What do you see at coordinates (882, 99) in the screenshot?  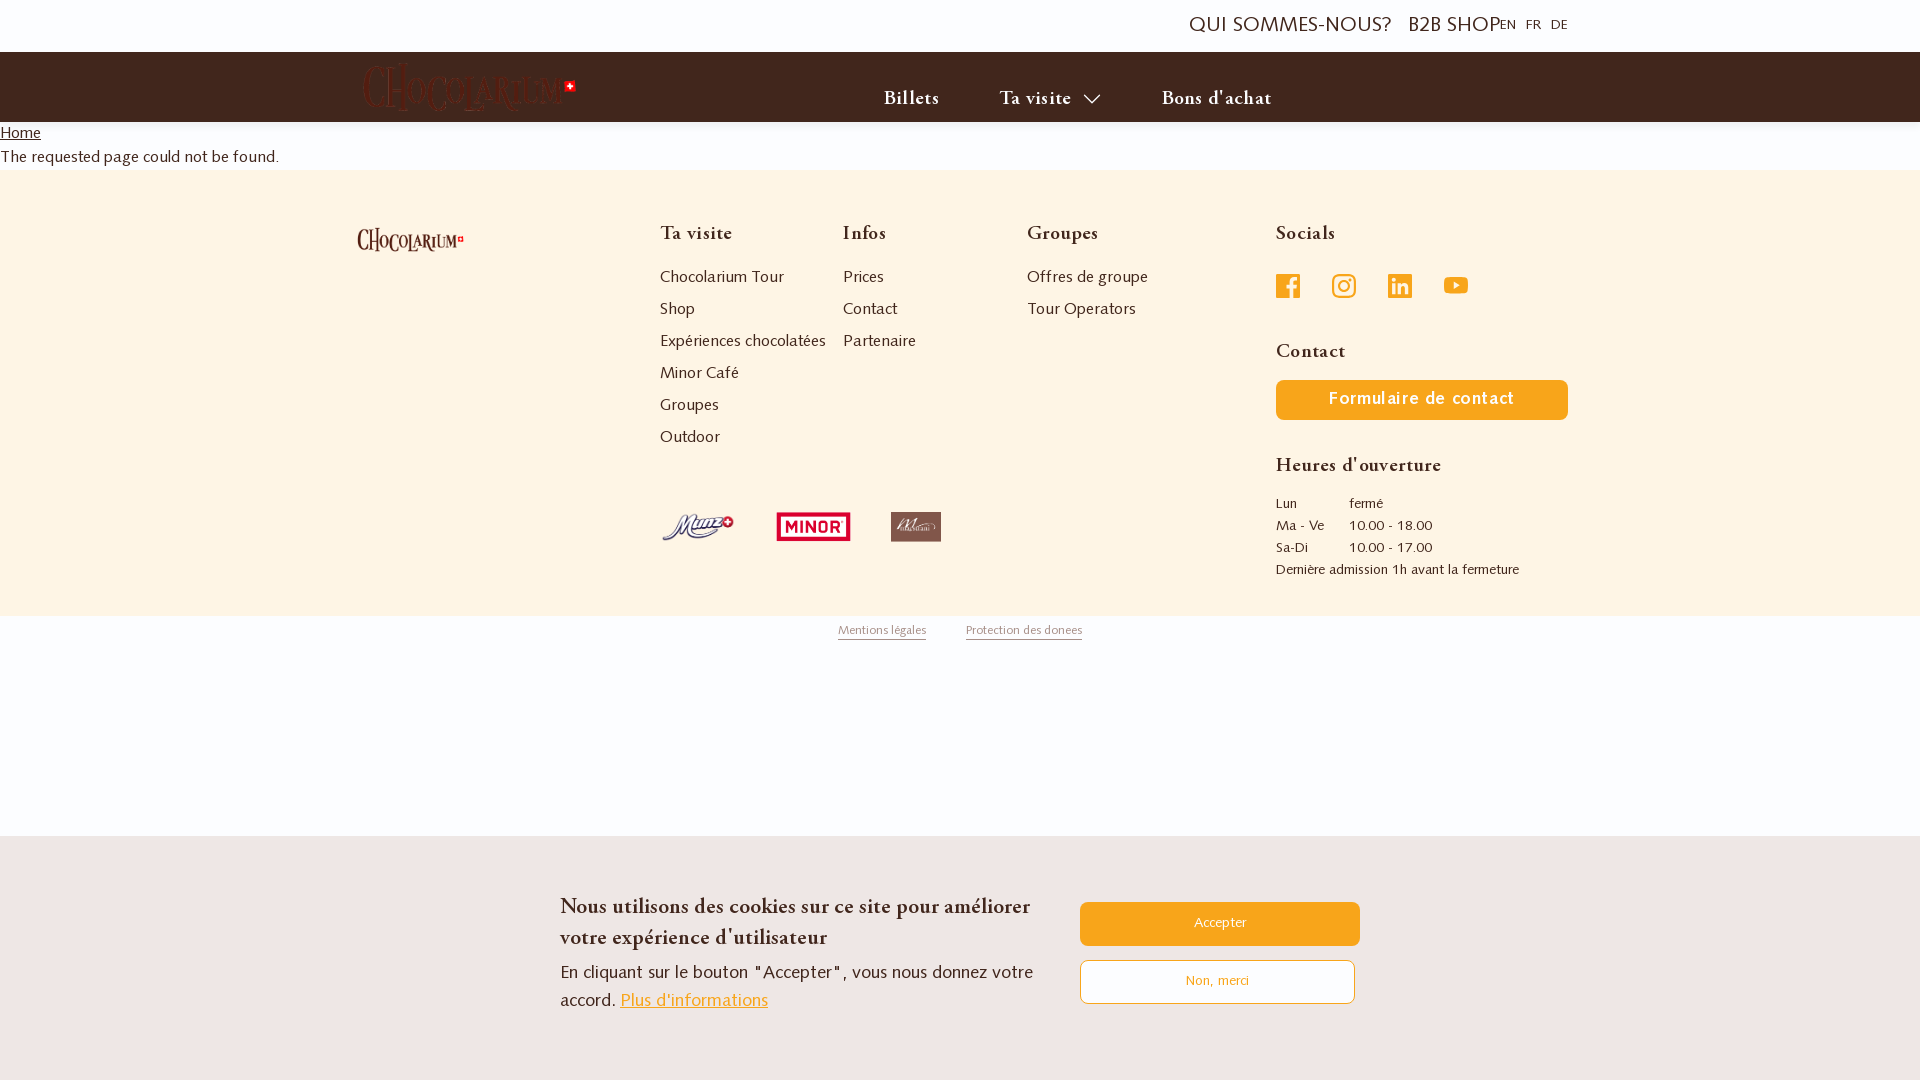 I see `'Billets'` at bounding box center [882, 99].